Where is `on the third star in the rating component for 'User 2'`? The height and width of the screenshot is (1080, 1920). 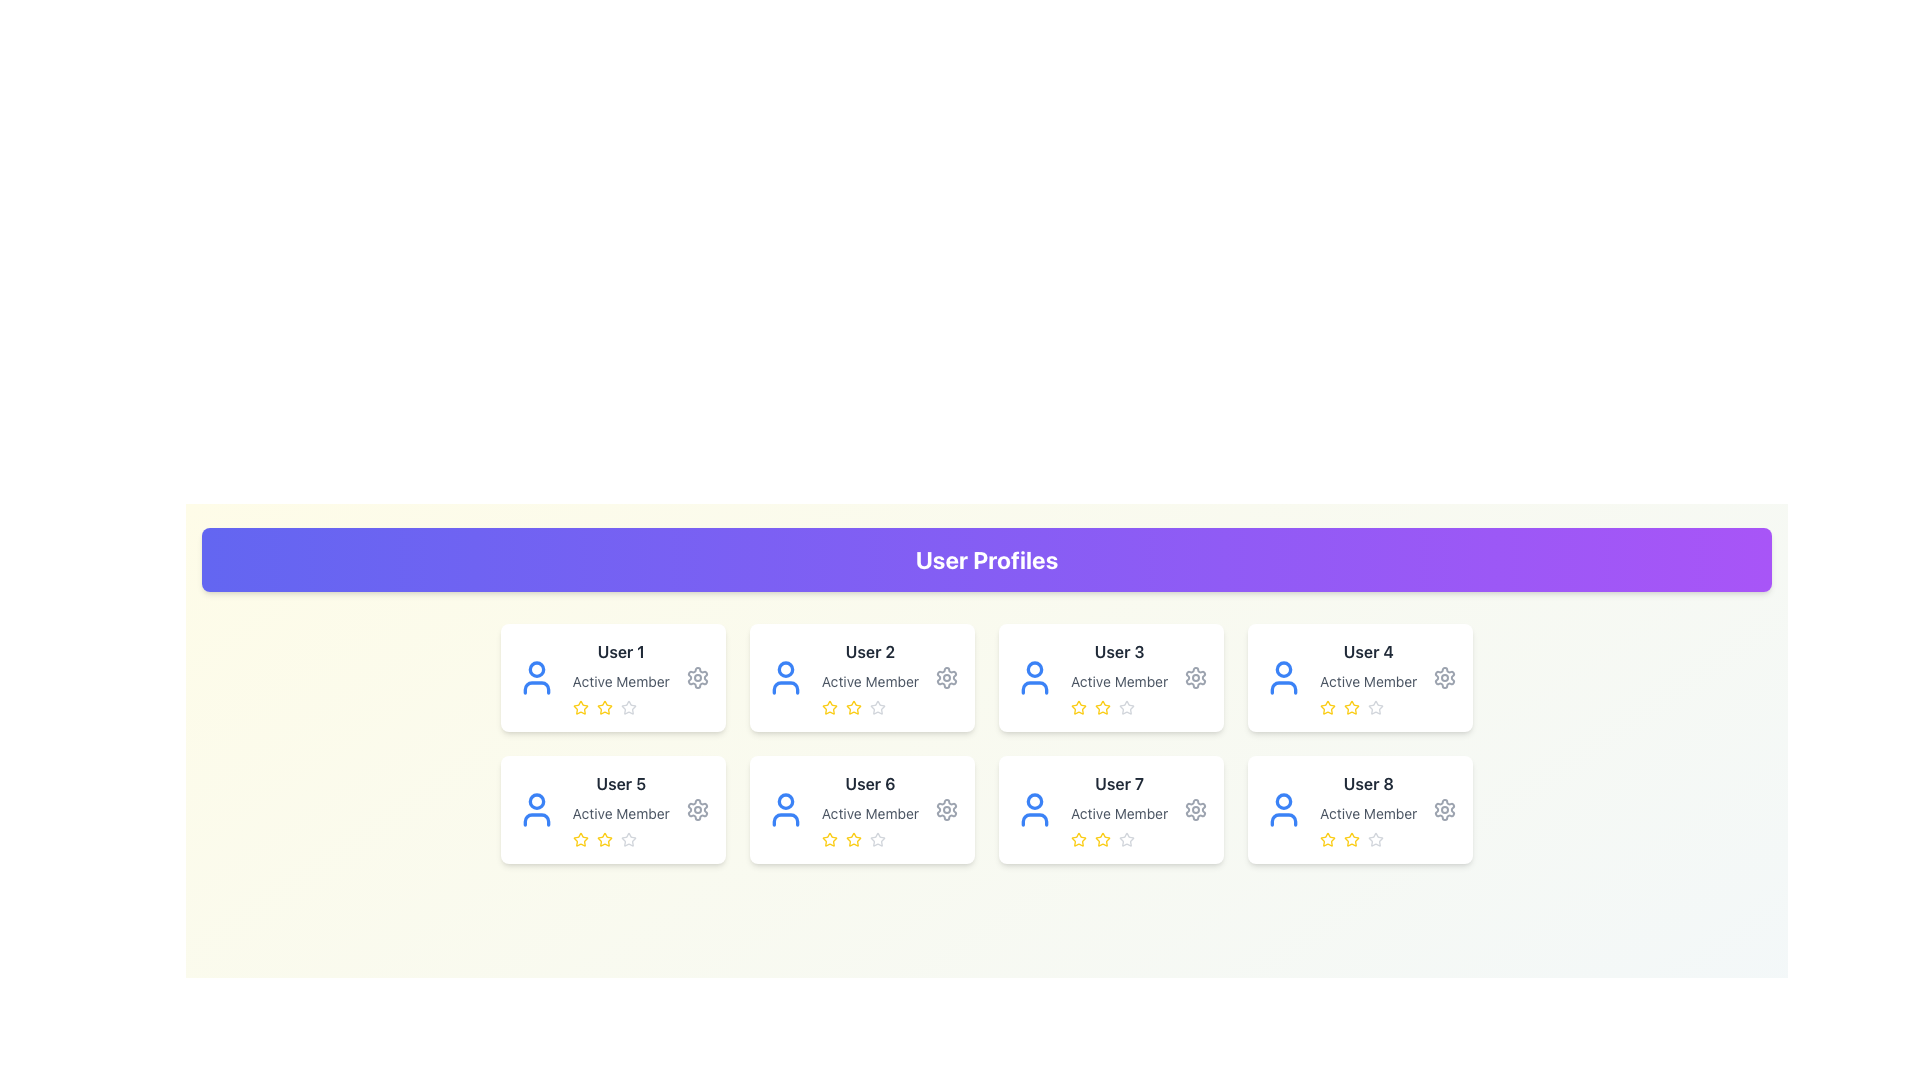
on the third star in the rating component for 'User 2' is located at coordinates (870, 707).